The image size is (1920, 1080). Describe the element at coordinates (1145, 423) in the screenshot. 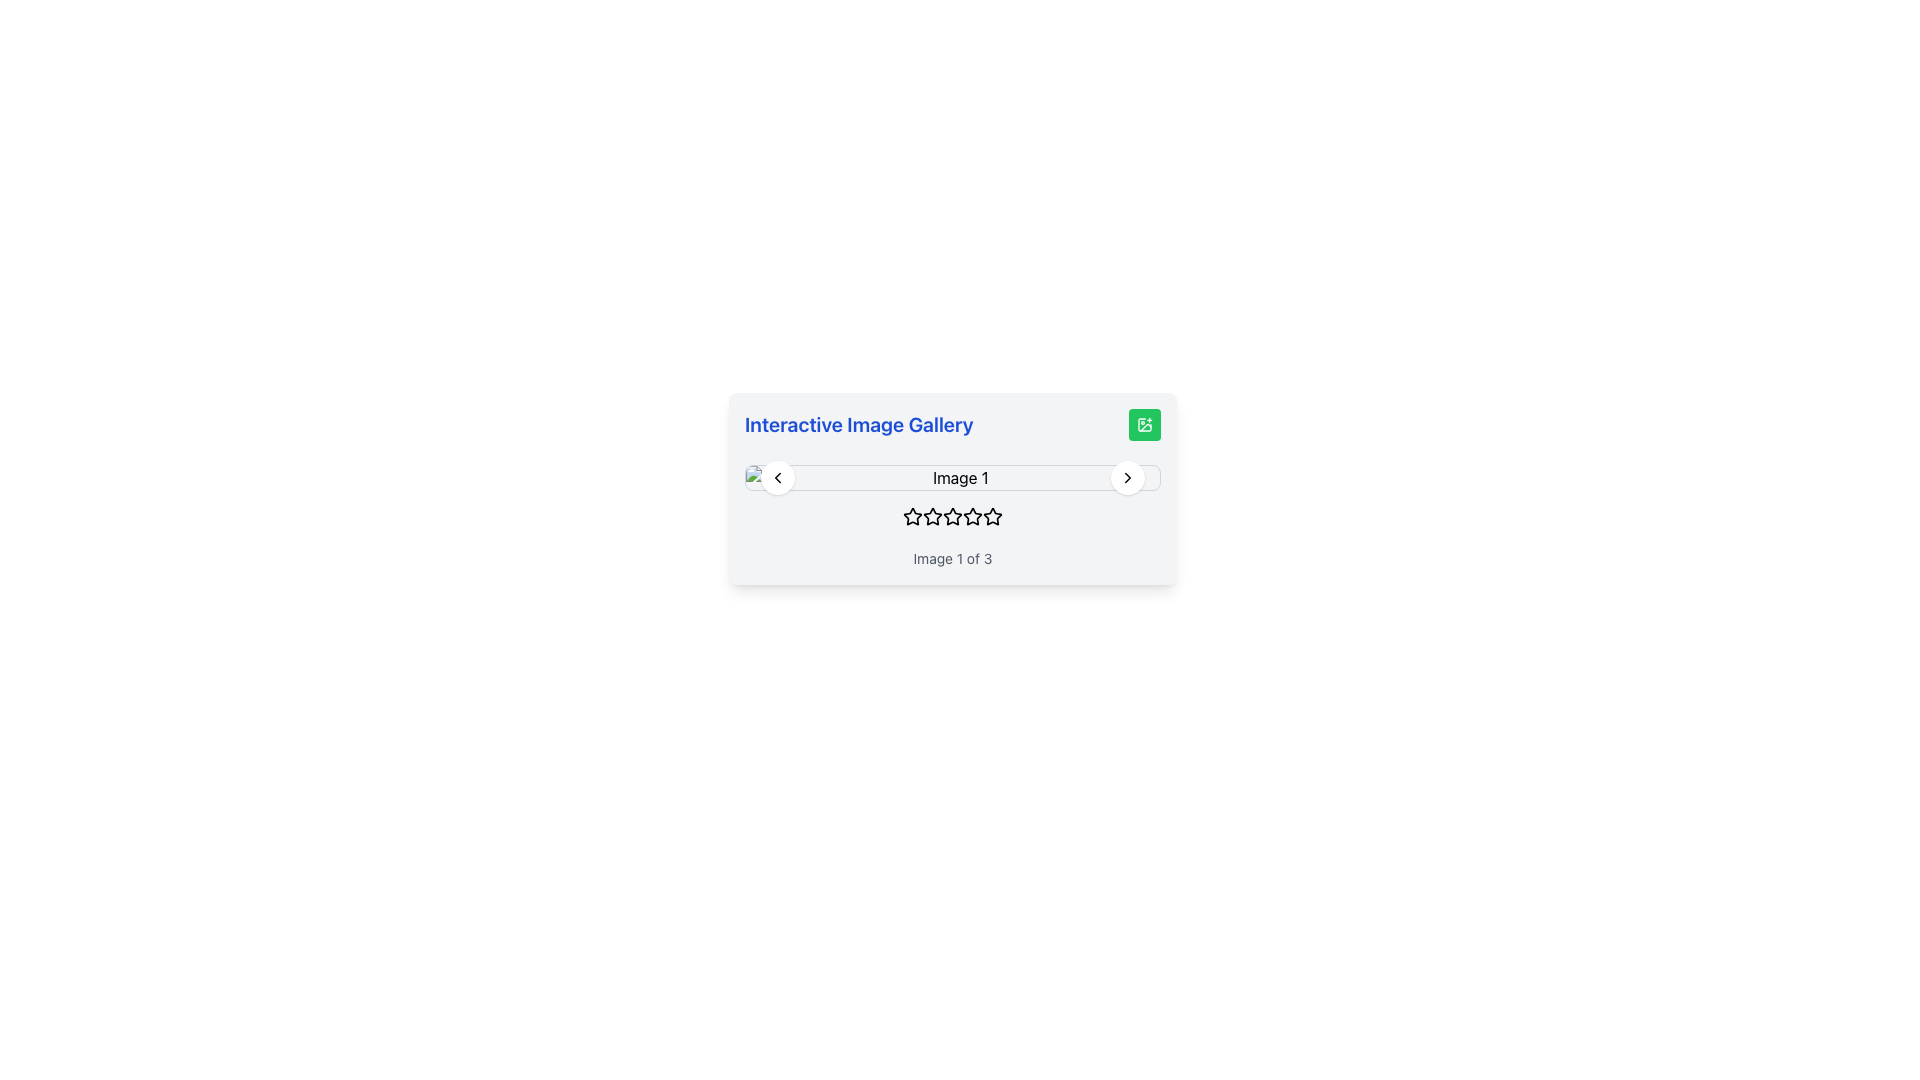

I see `the icon button located in the top-right corner of the 'Interactive Image Gallery' card` at that location.